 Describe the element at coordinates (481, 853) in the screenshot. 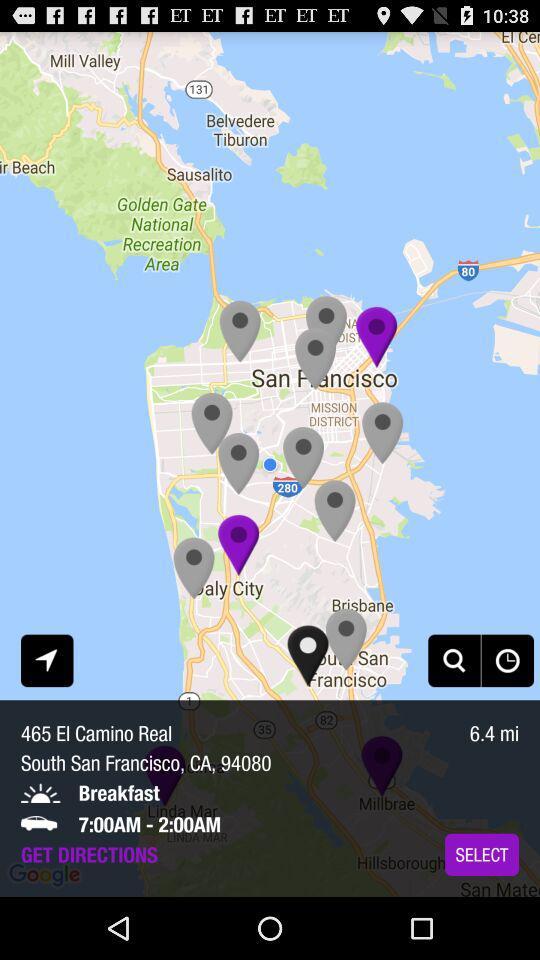

I see `the icon next to the 7 00am 2 app` at that location.